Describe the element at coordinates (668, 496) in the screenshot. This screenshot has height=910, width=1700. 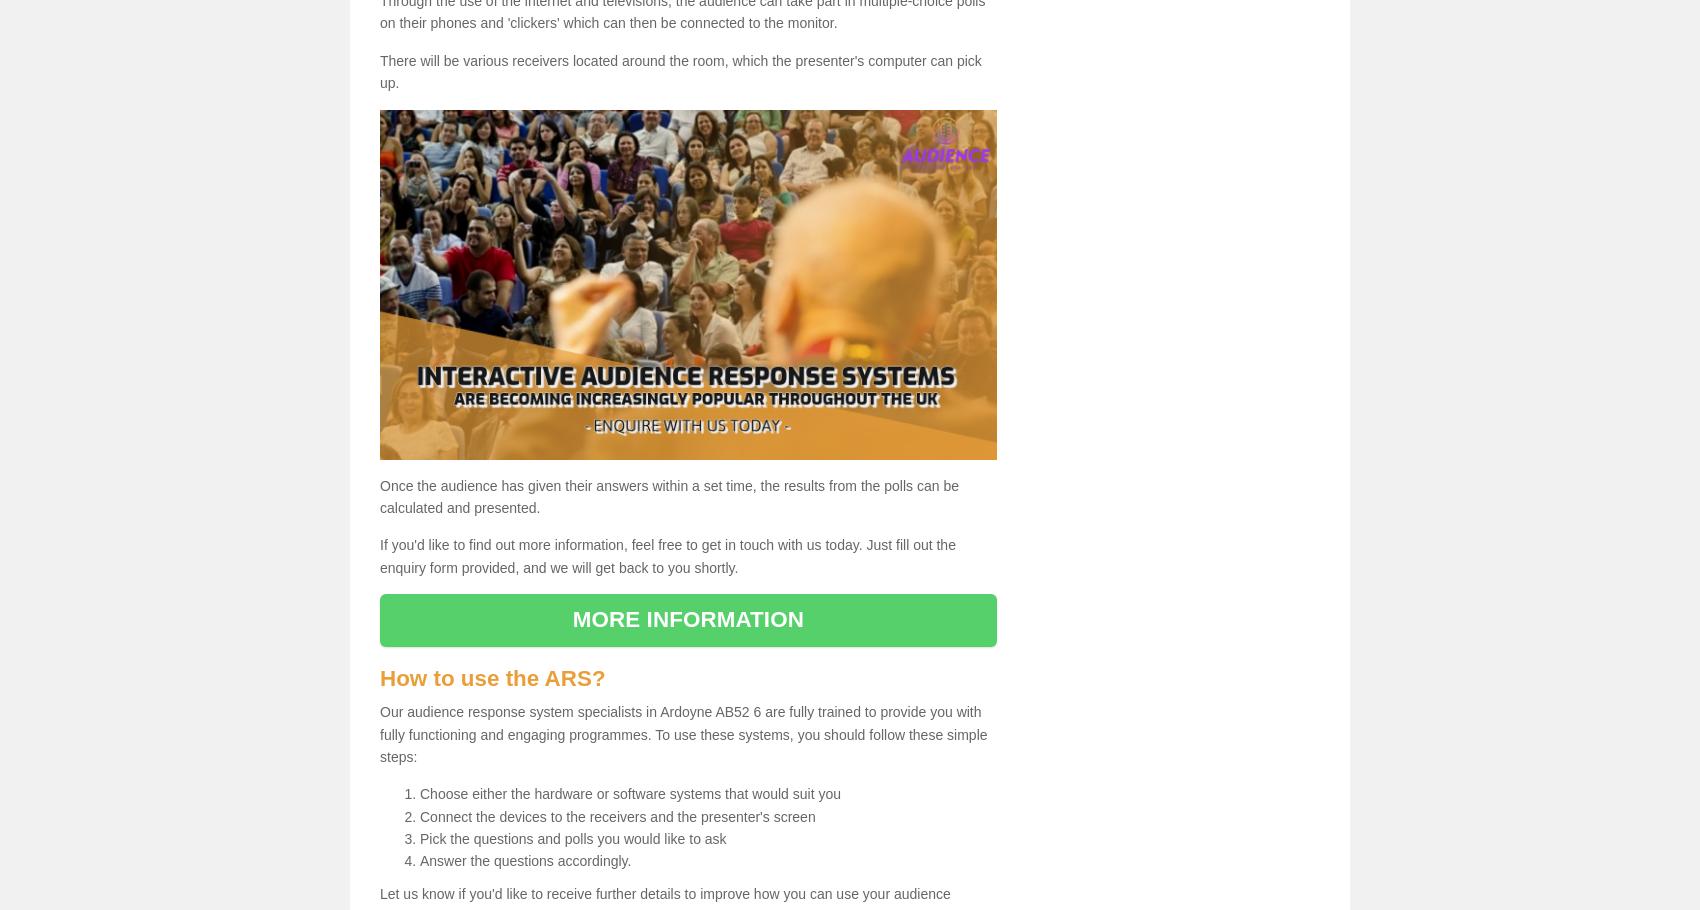
I see `'Once the audience has given their answers within a set time, the results from the polls can be calculated and presented.'` at that location.